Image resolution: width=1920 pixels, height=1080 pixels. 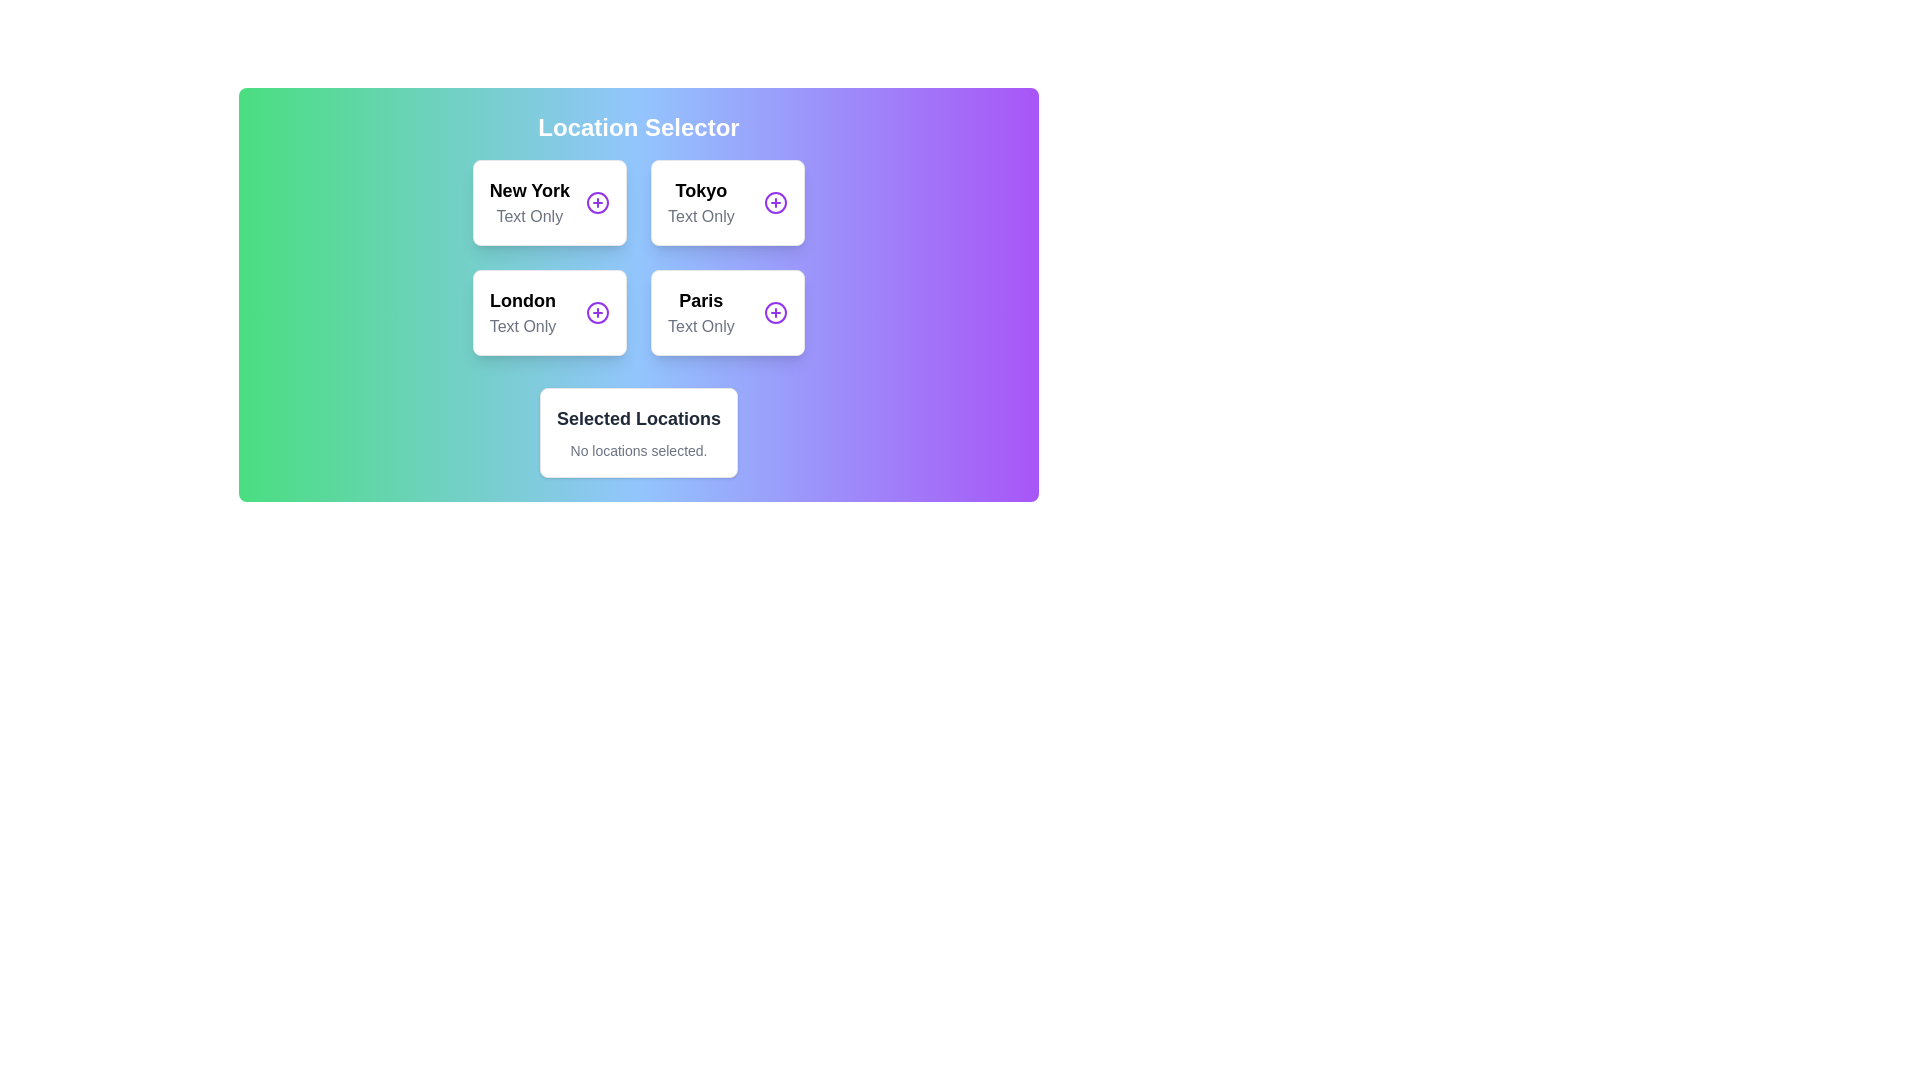 What do you see at coordinates (597, 203) in the screenshot?
I see `the purple circular button with a plus symbol (+) located at the top-right corner of the 'New York' box` at bounding box center [597, 203].